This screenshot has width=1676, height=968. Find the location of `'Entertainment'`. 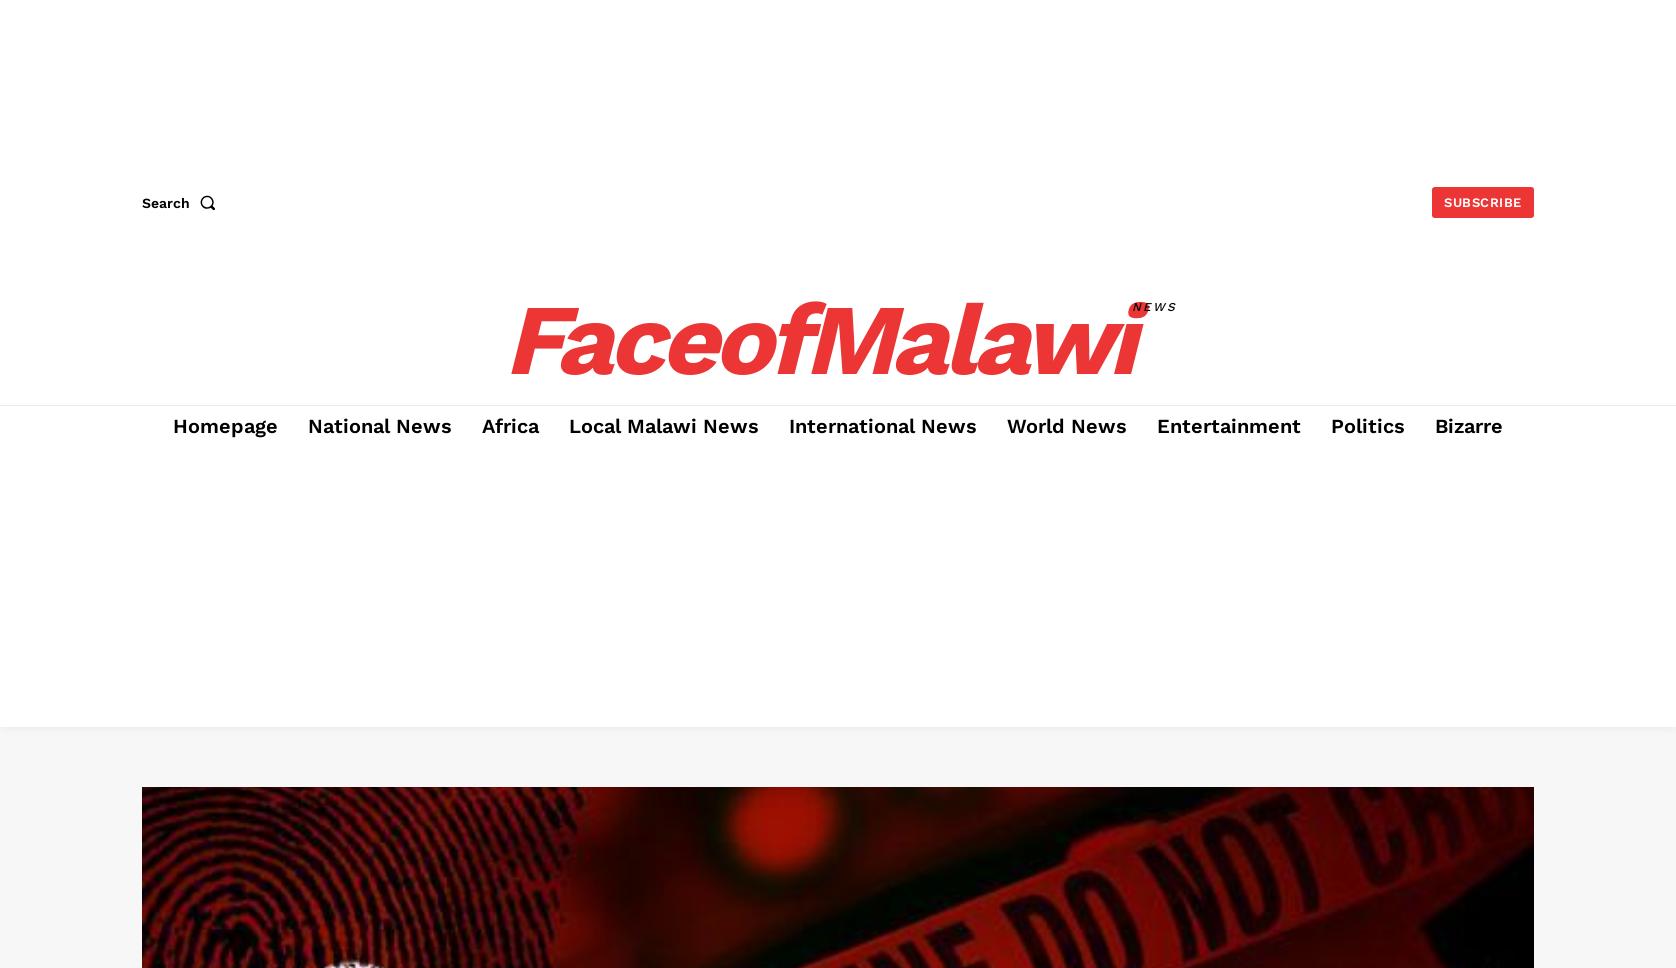

'Entertainment' is located at coordinates (1155, 426).